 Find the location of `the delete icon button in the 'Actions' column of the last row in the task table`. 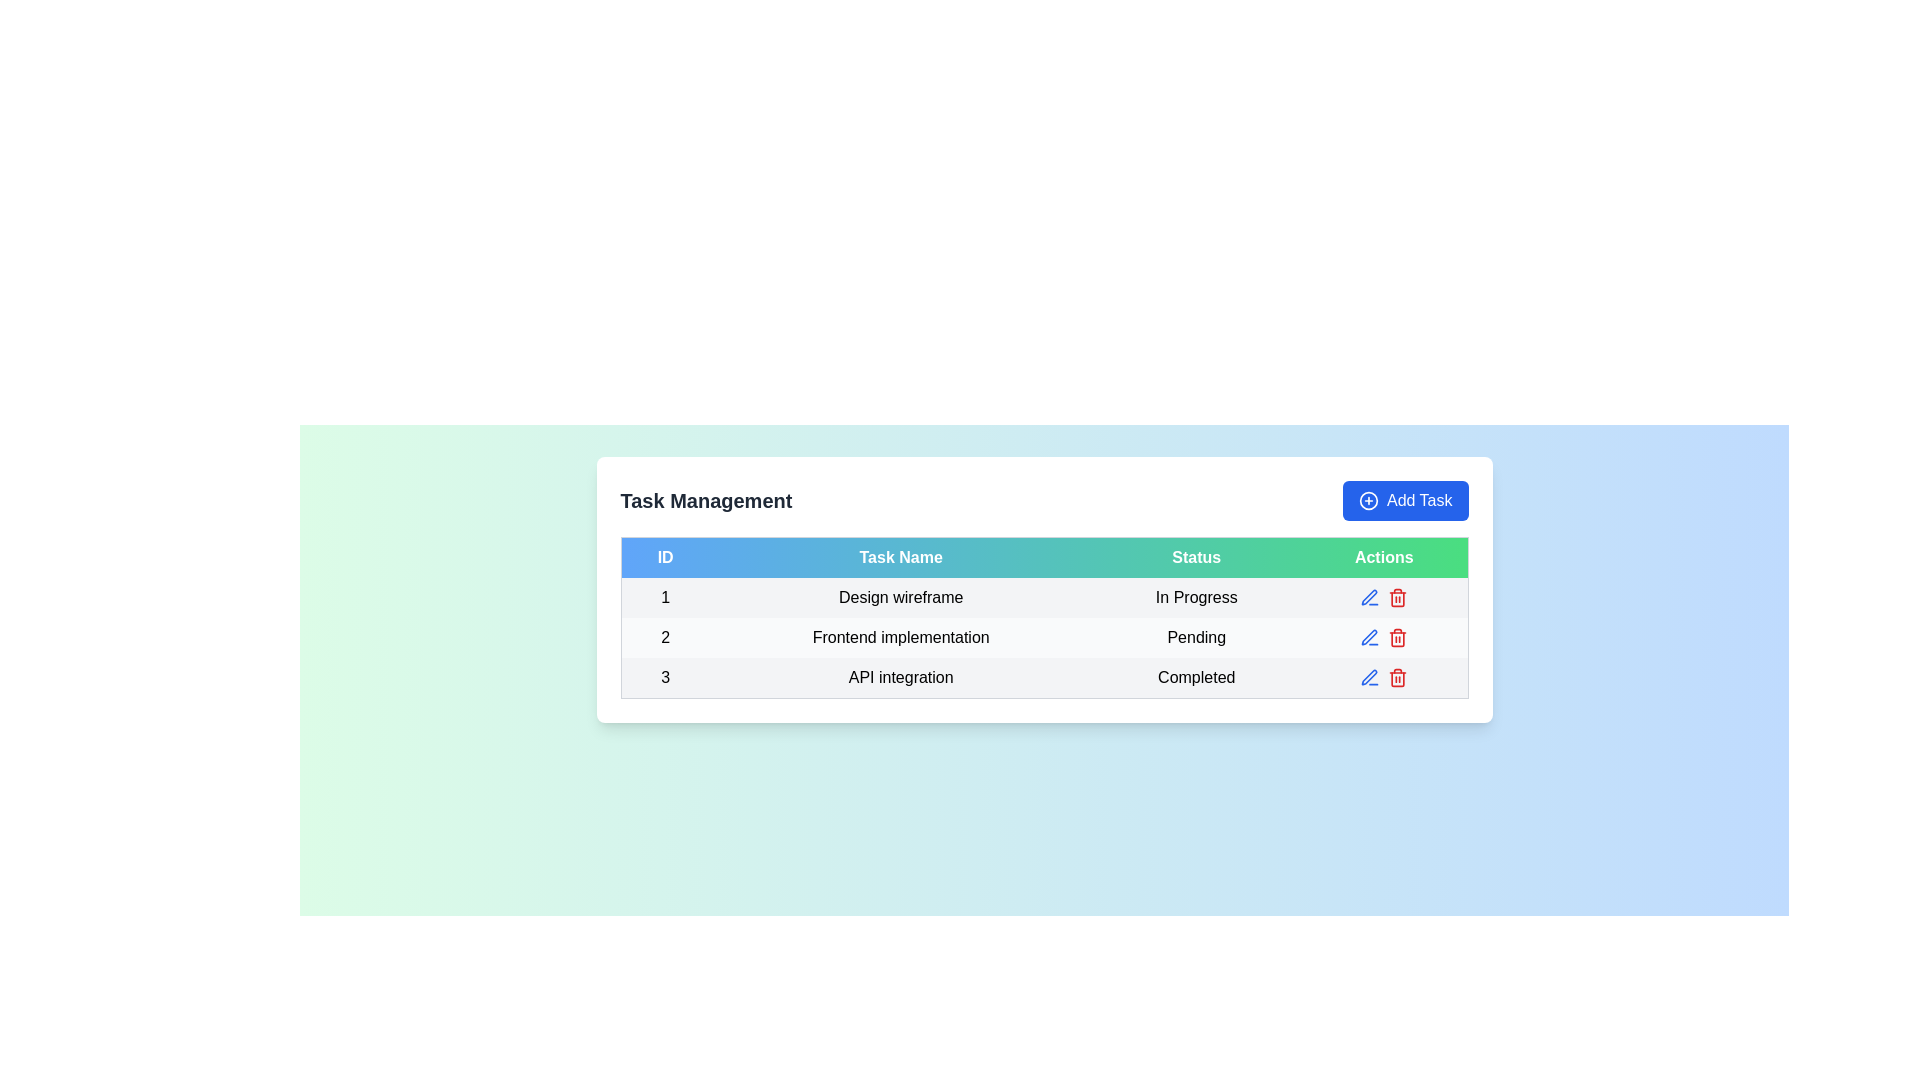

the delete icon button in the 'Actions' column of the last row in the task table is located at coordinates (1397, 677).